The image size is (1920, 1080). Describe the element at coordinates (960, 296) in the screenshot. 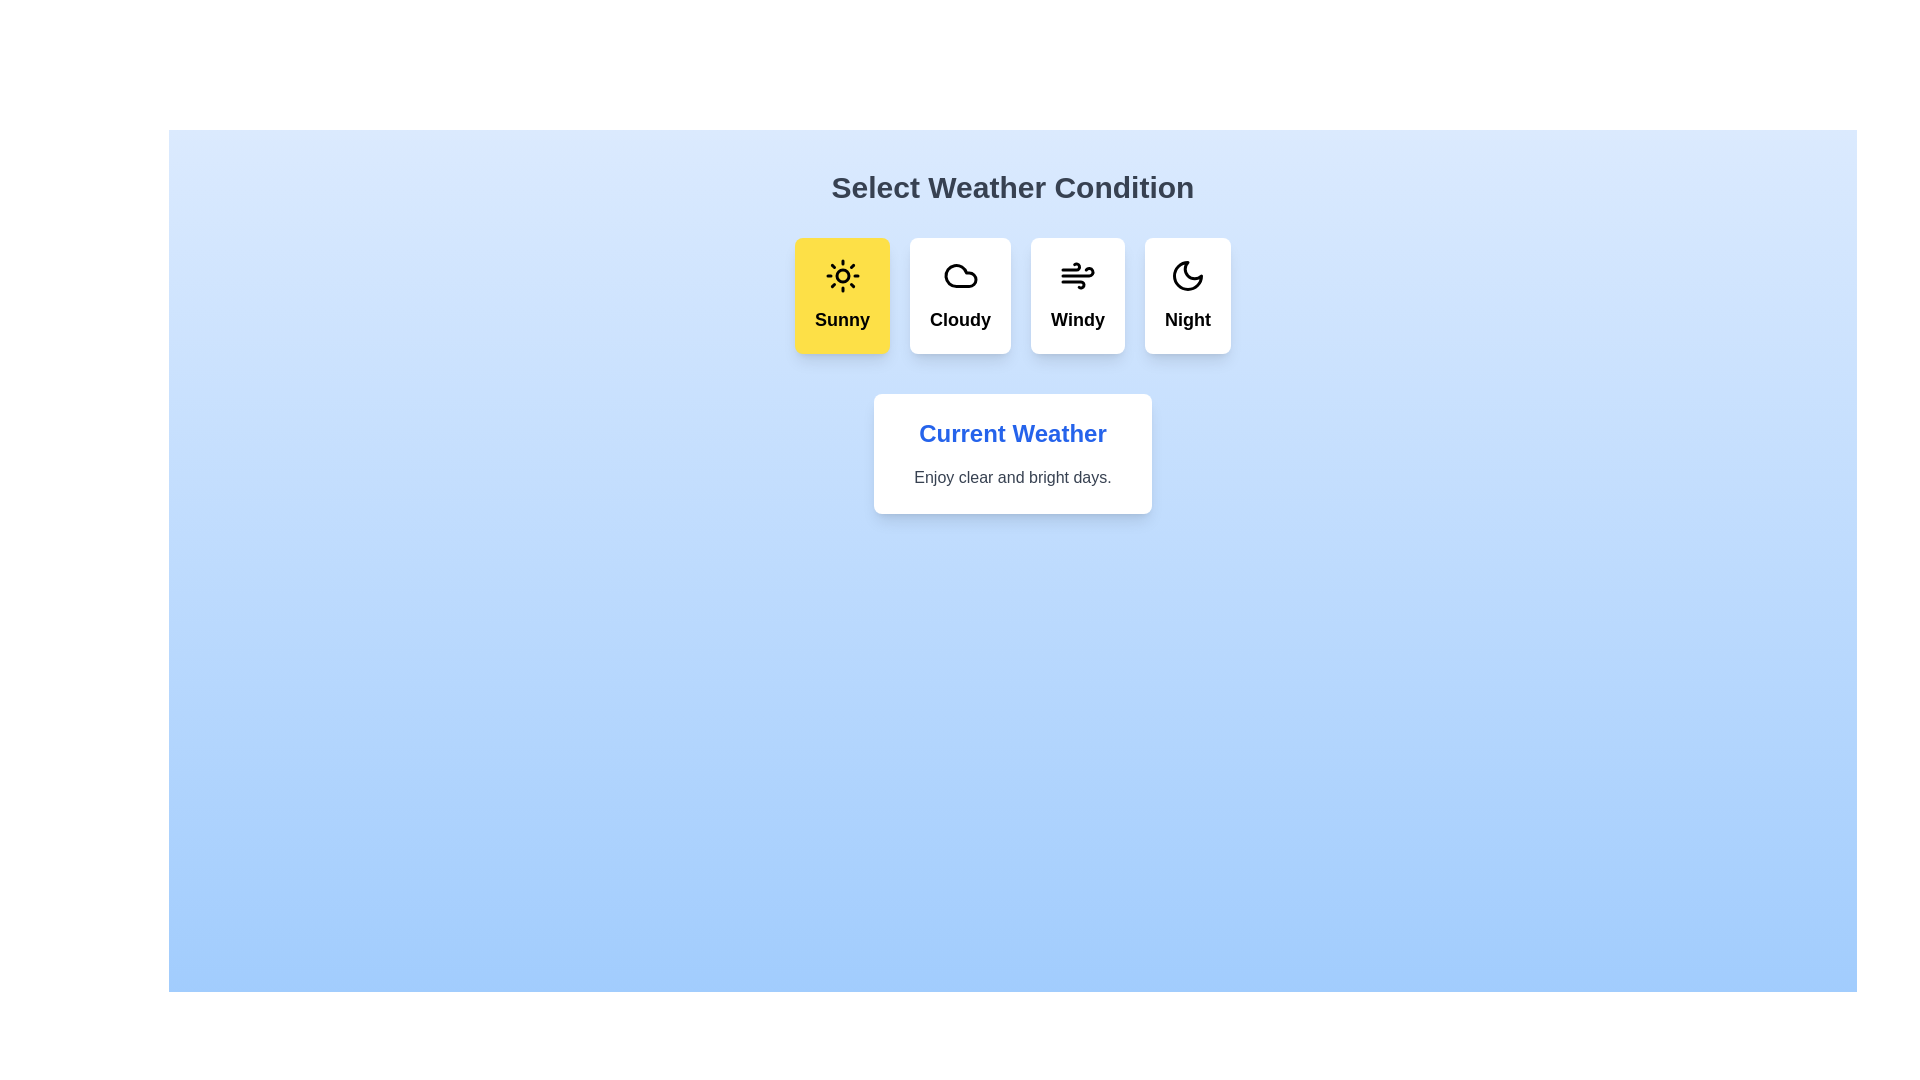

I see `the weather condition Cloudy by clicking its corresponding button` at that location.